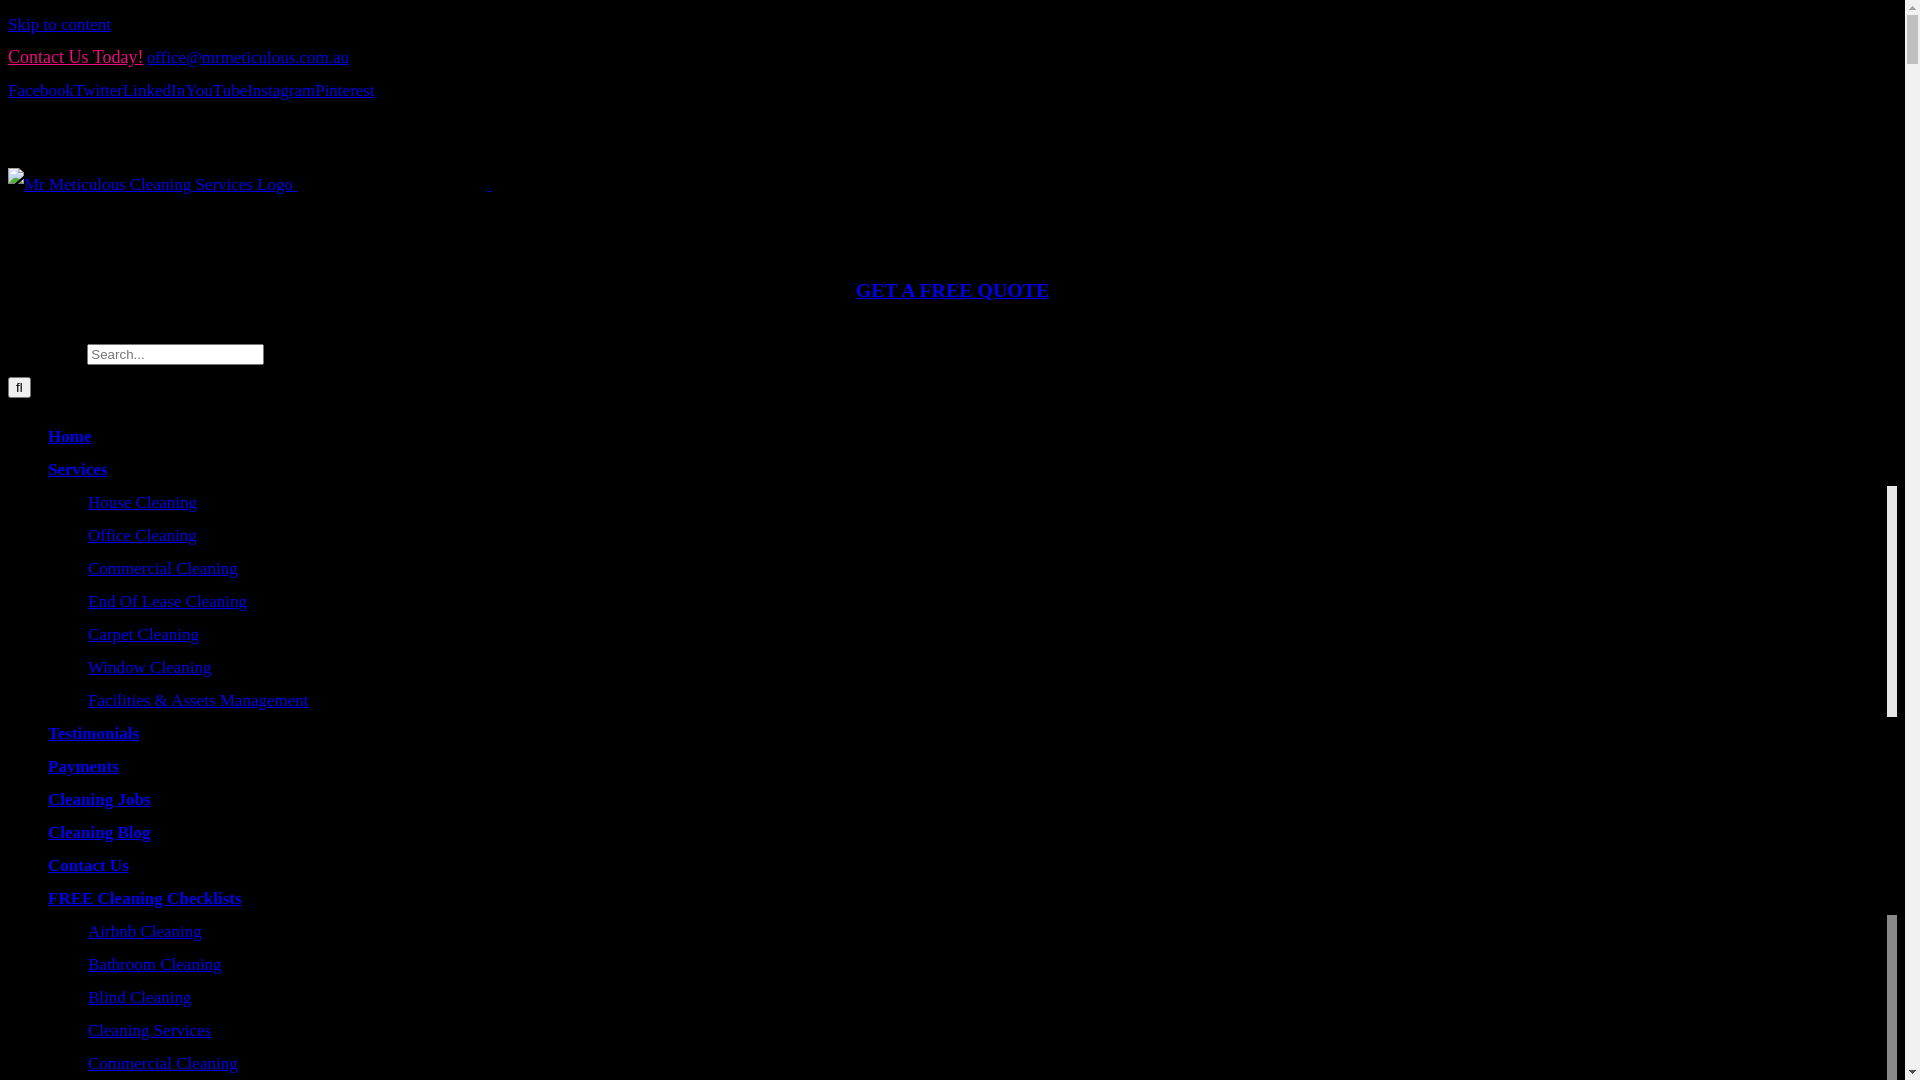  What do you see at coordinates (152, 90) in the screenshot?
I see `'LinkedIn'` at bounding box center [152, 90].